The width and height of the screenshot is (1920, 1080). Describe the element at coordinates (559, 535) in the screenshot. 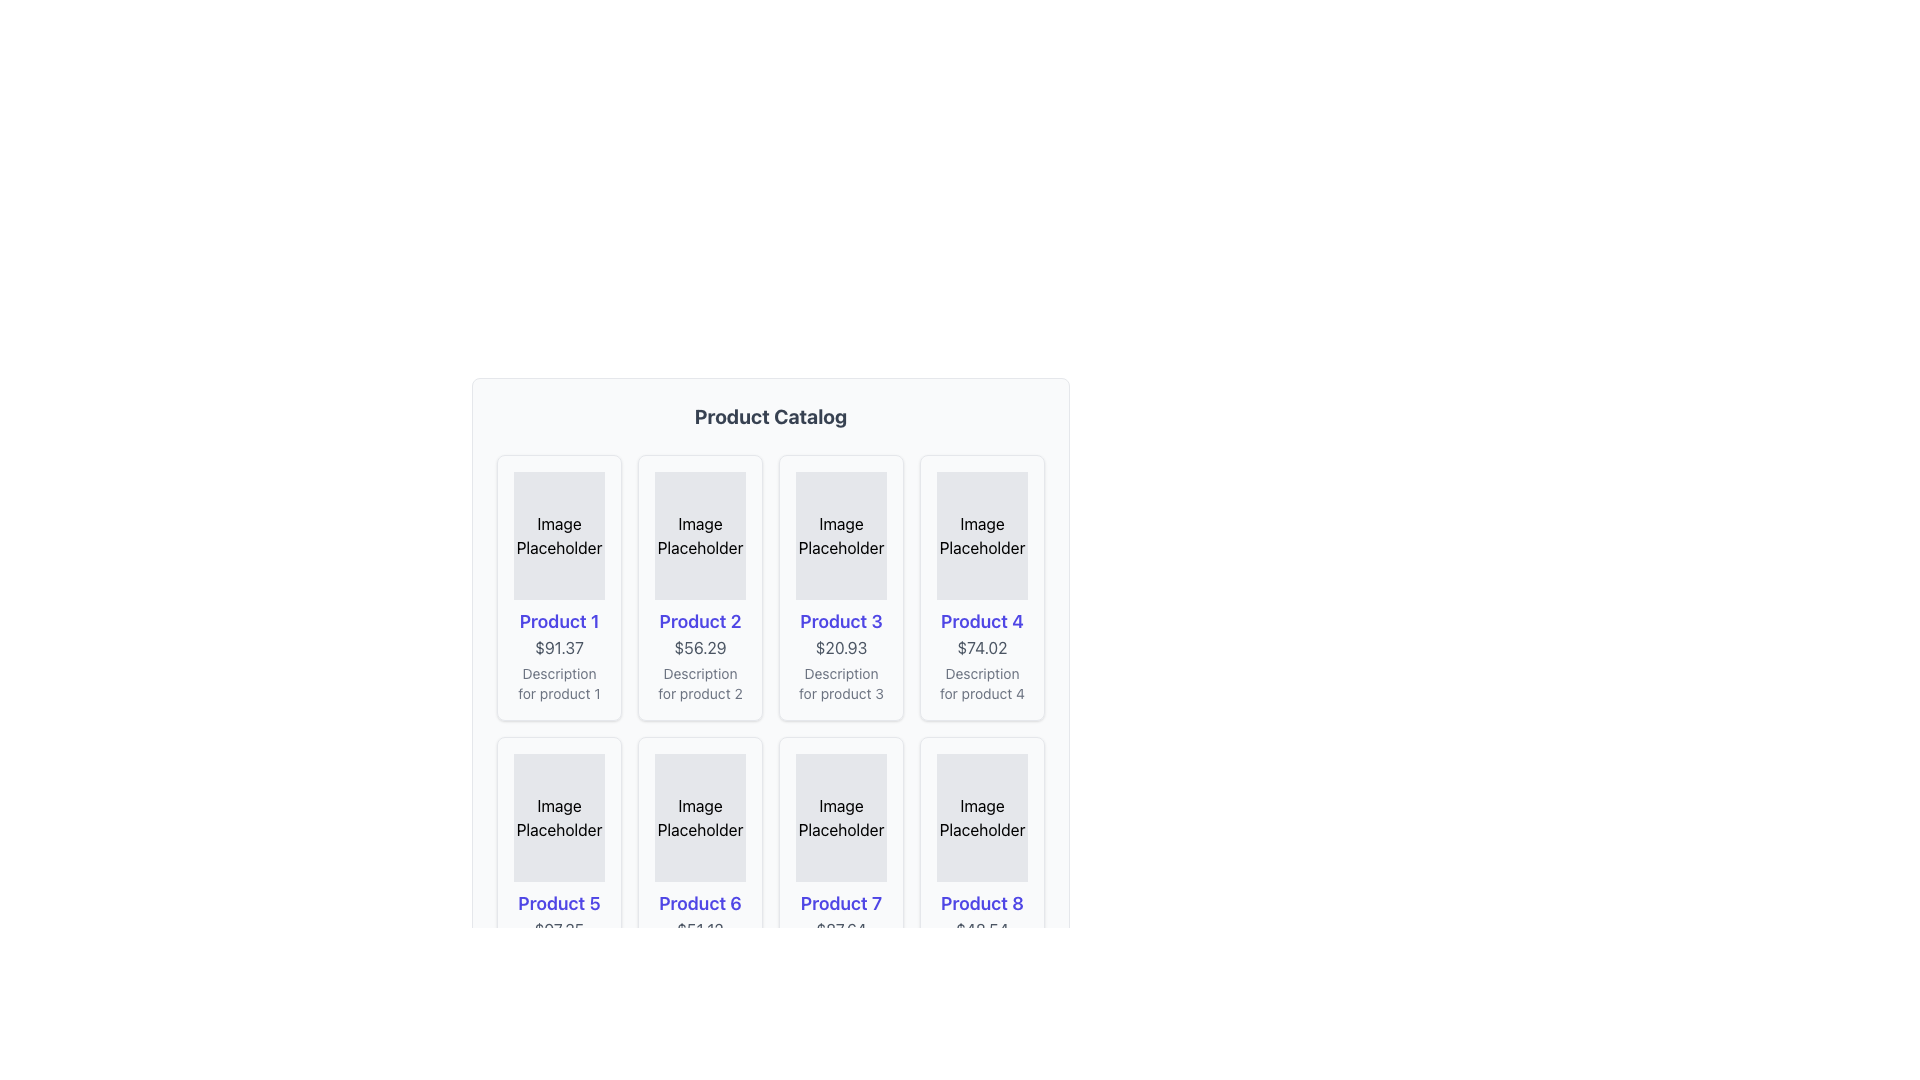

I see `the 'Image Placeholder' element, which is a rectangular area with light gray background displaying the text 'Image Placeholder', located at the top of the card for 'Product 1'` at that location.